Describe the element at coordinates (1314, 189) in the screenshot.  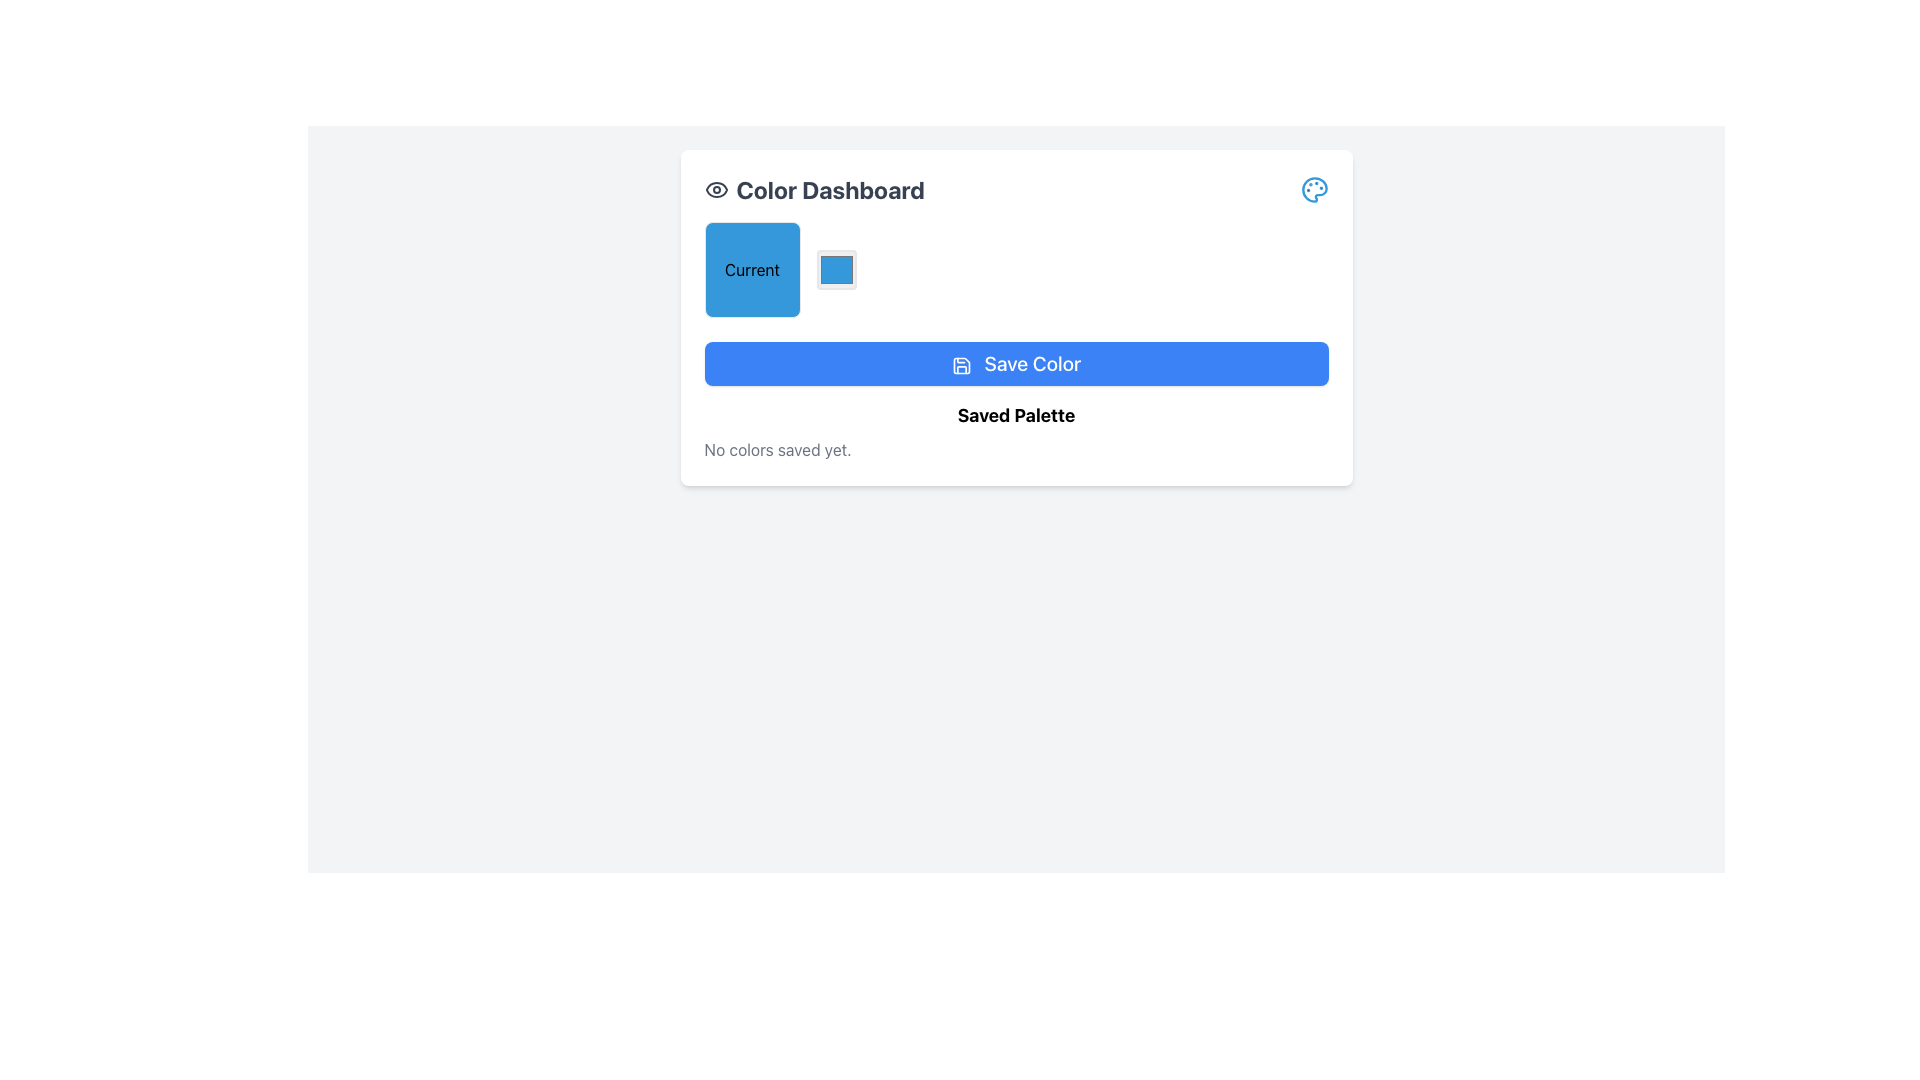
I see `the color palette icon located in the top-right corner of the 'Color Dashboard' card` at that location.